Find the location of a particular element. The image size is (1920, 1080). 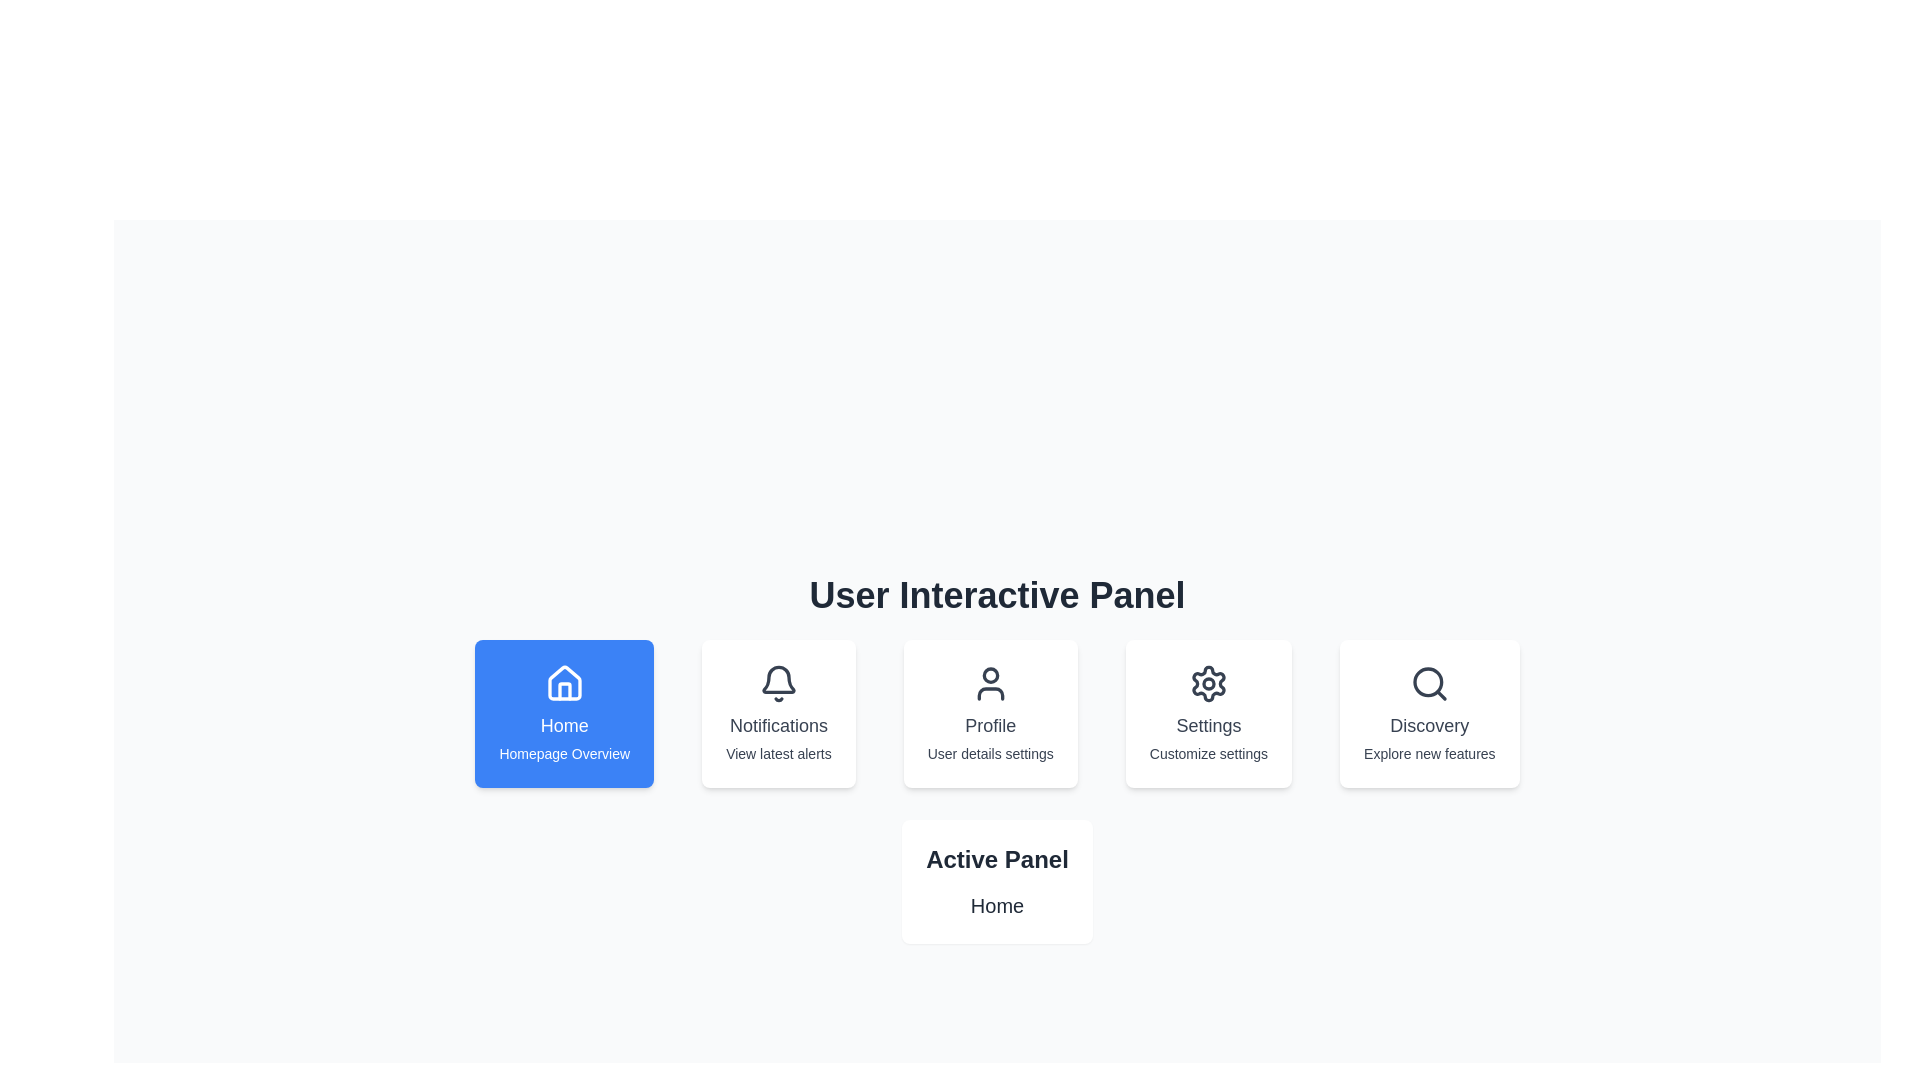

the search or exploration-related icon located at the top center of the 'Discovery' panel, which is the fifth panel from the left under the 'User Interactive Panel' header is located at coordinates (1428, 682).